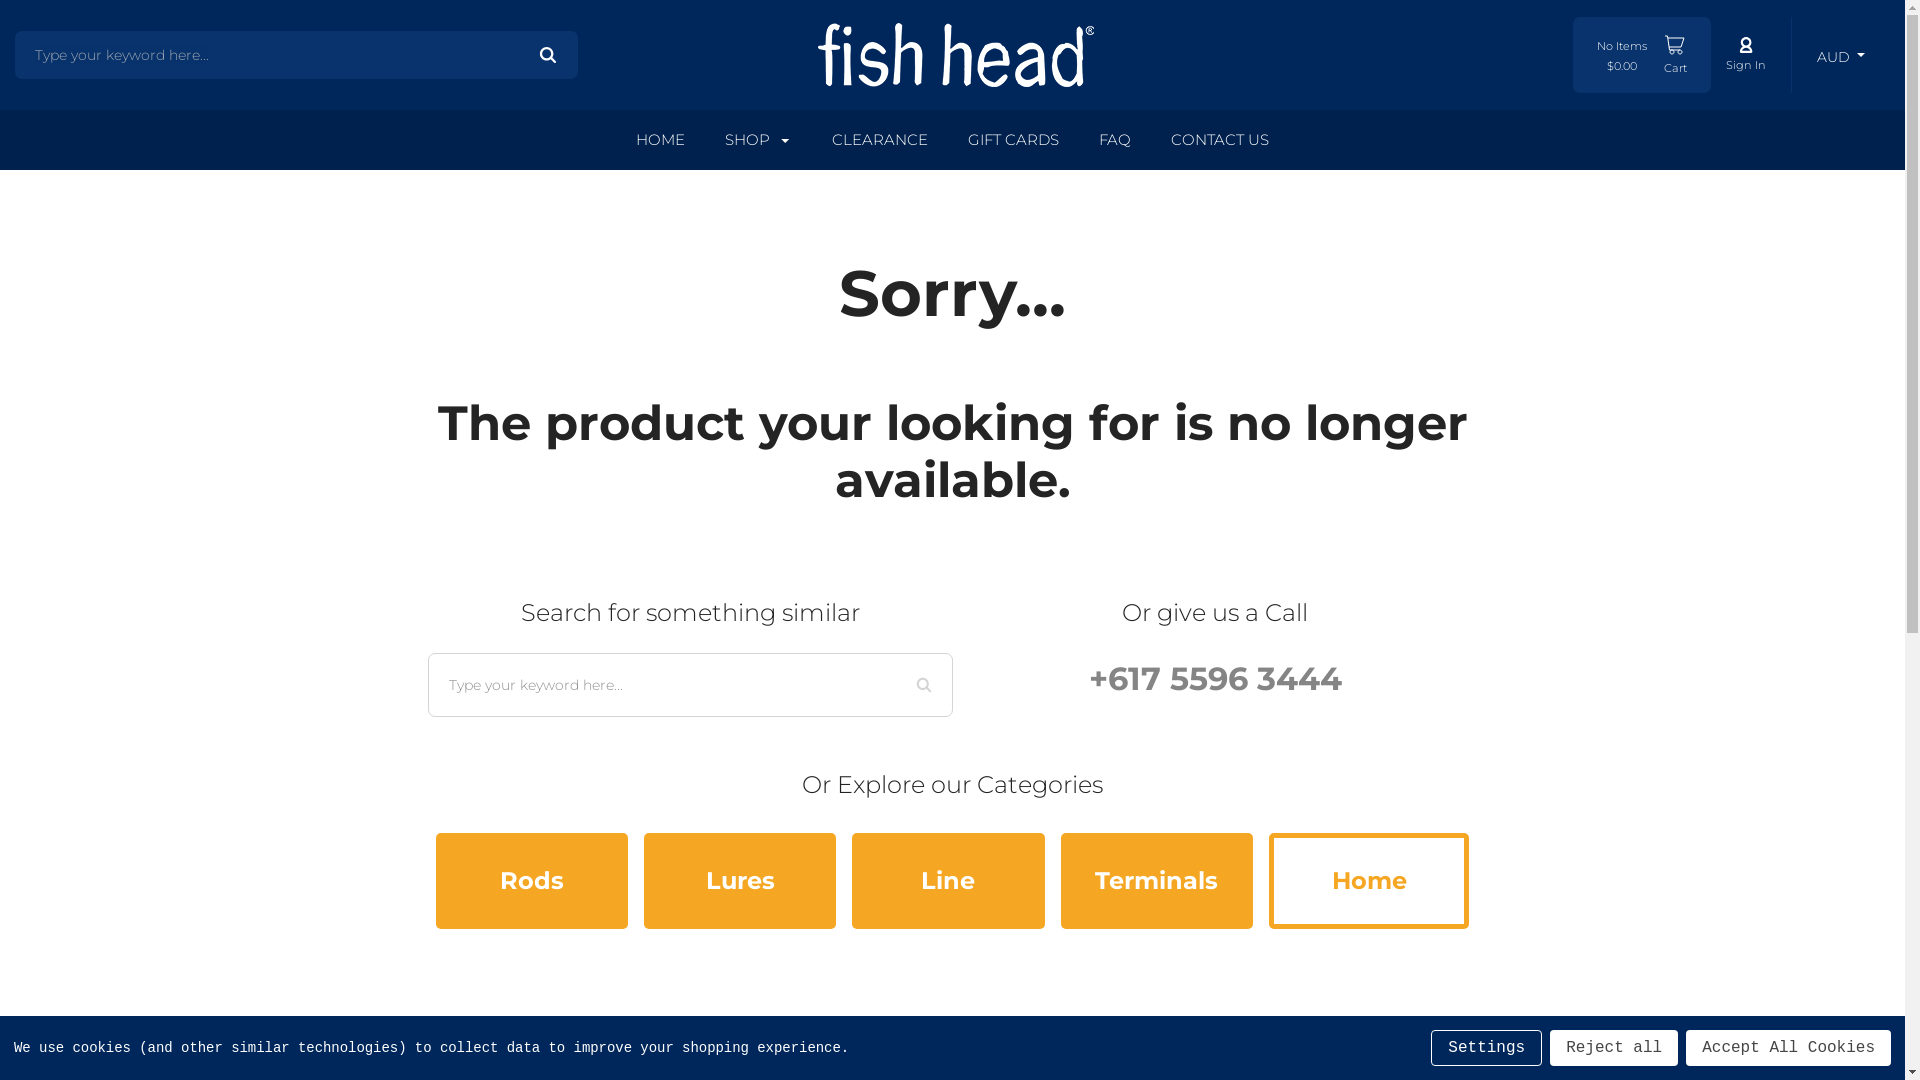 The height and width of the screenshot is (1080, 1920). Describe the element at coordinates (879, 138) in the screenshot. I see `'CLEARANCE'` at that location.